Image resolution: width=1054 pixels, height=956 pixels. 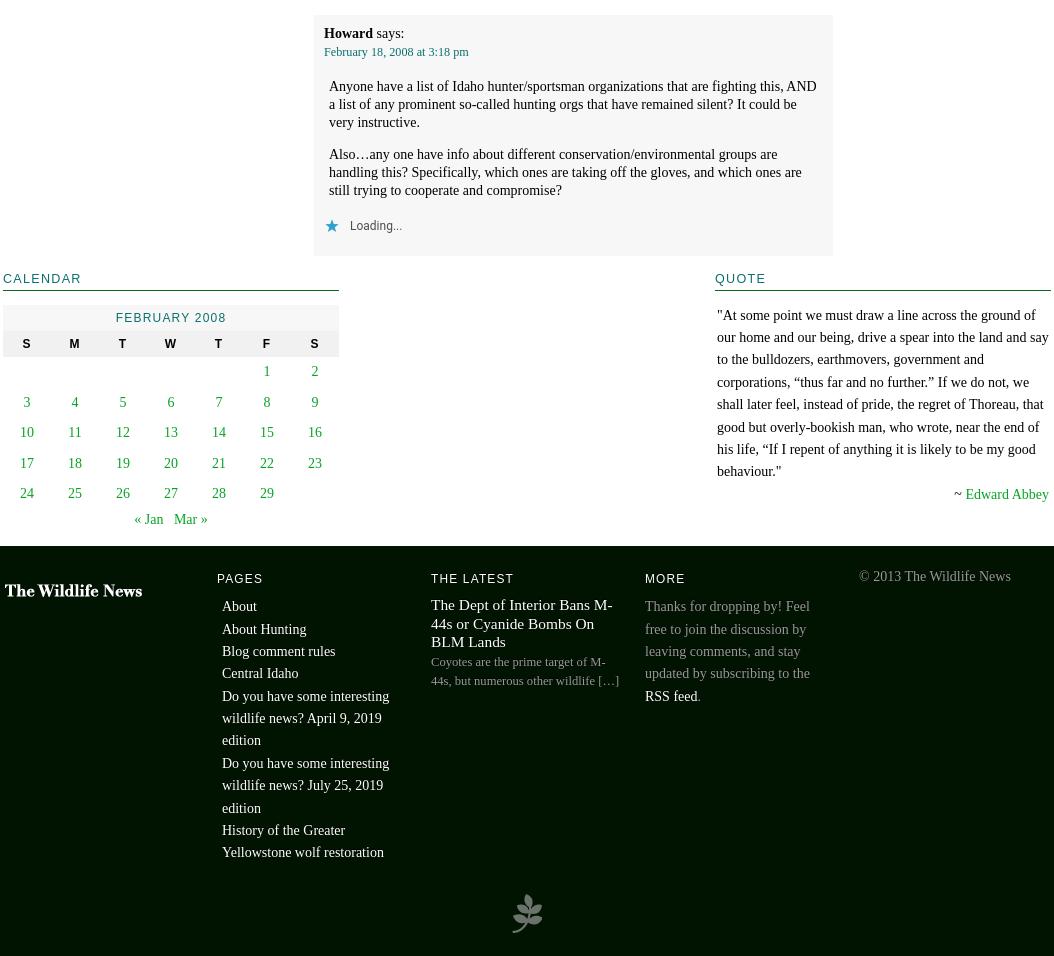 What do you see at coordinates (472, 576) in the screenshot?
I see `'The Latest'` at bounding box center [472, 576].